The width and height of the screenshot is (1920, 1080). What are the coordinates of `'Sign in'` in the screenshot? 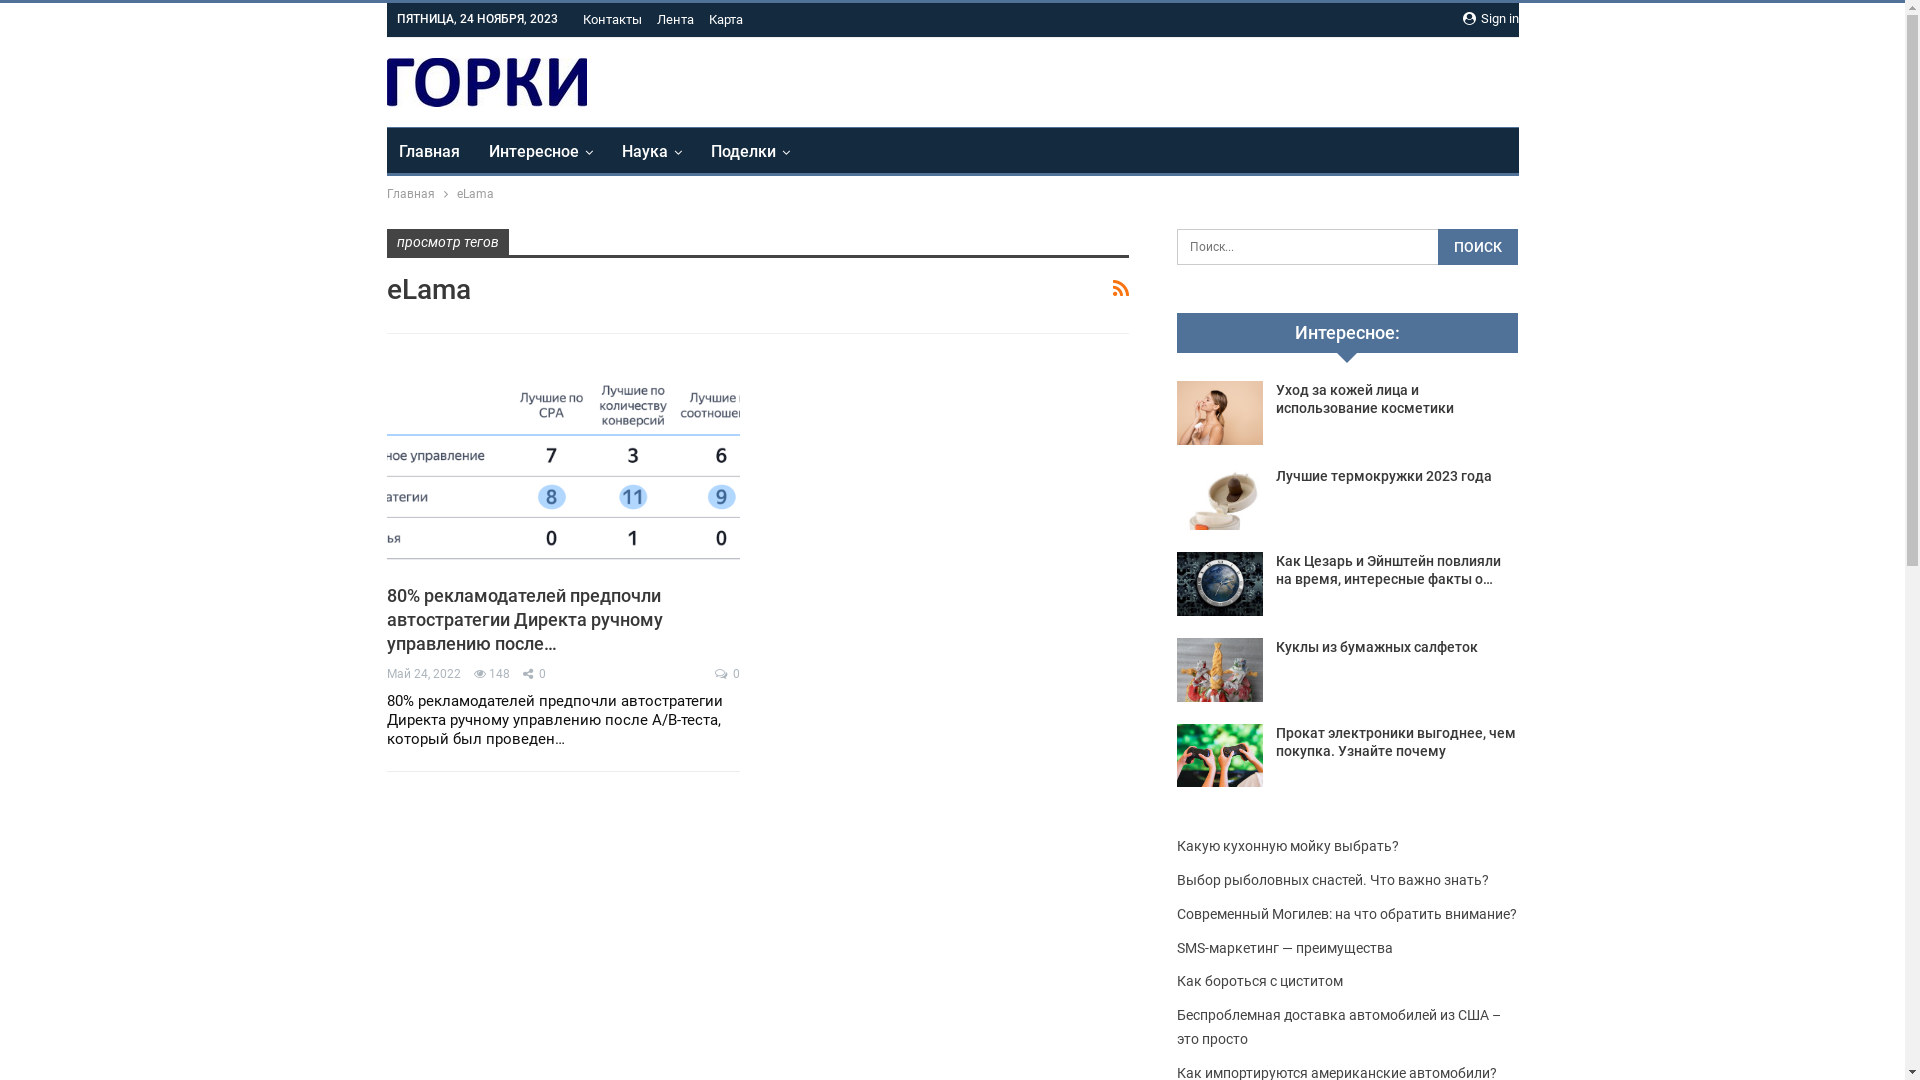 It's located at (1462, 19).